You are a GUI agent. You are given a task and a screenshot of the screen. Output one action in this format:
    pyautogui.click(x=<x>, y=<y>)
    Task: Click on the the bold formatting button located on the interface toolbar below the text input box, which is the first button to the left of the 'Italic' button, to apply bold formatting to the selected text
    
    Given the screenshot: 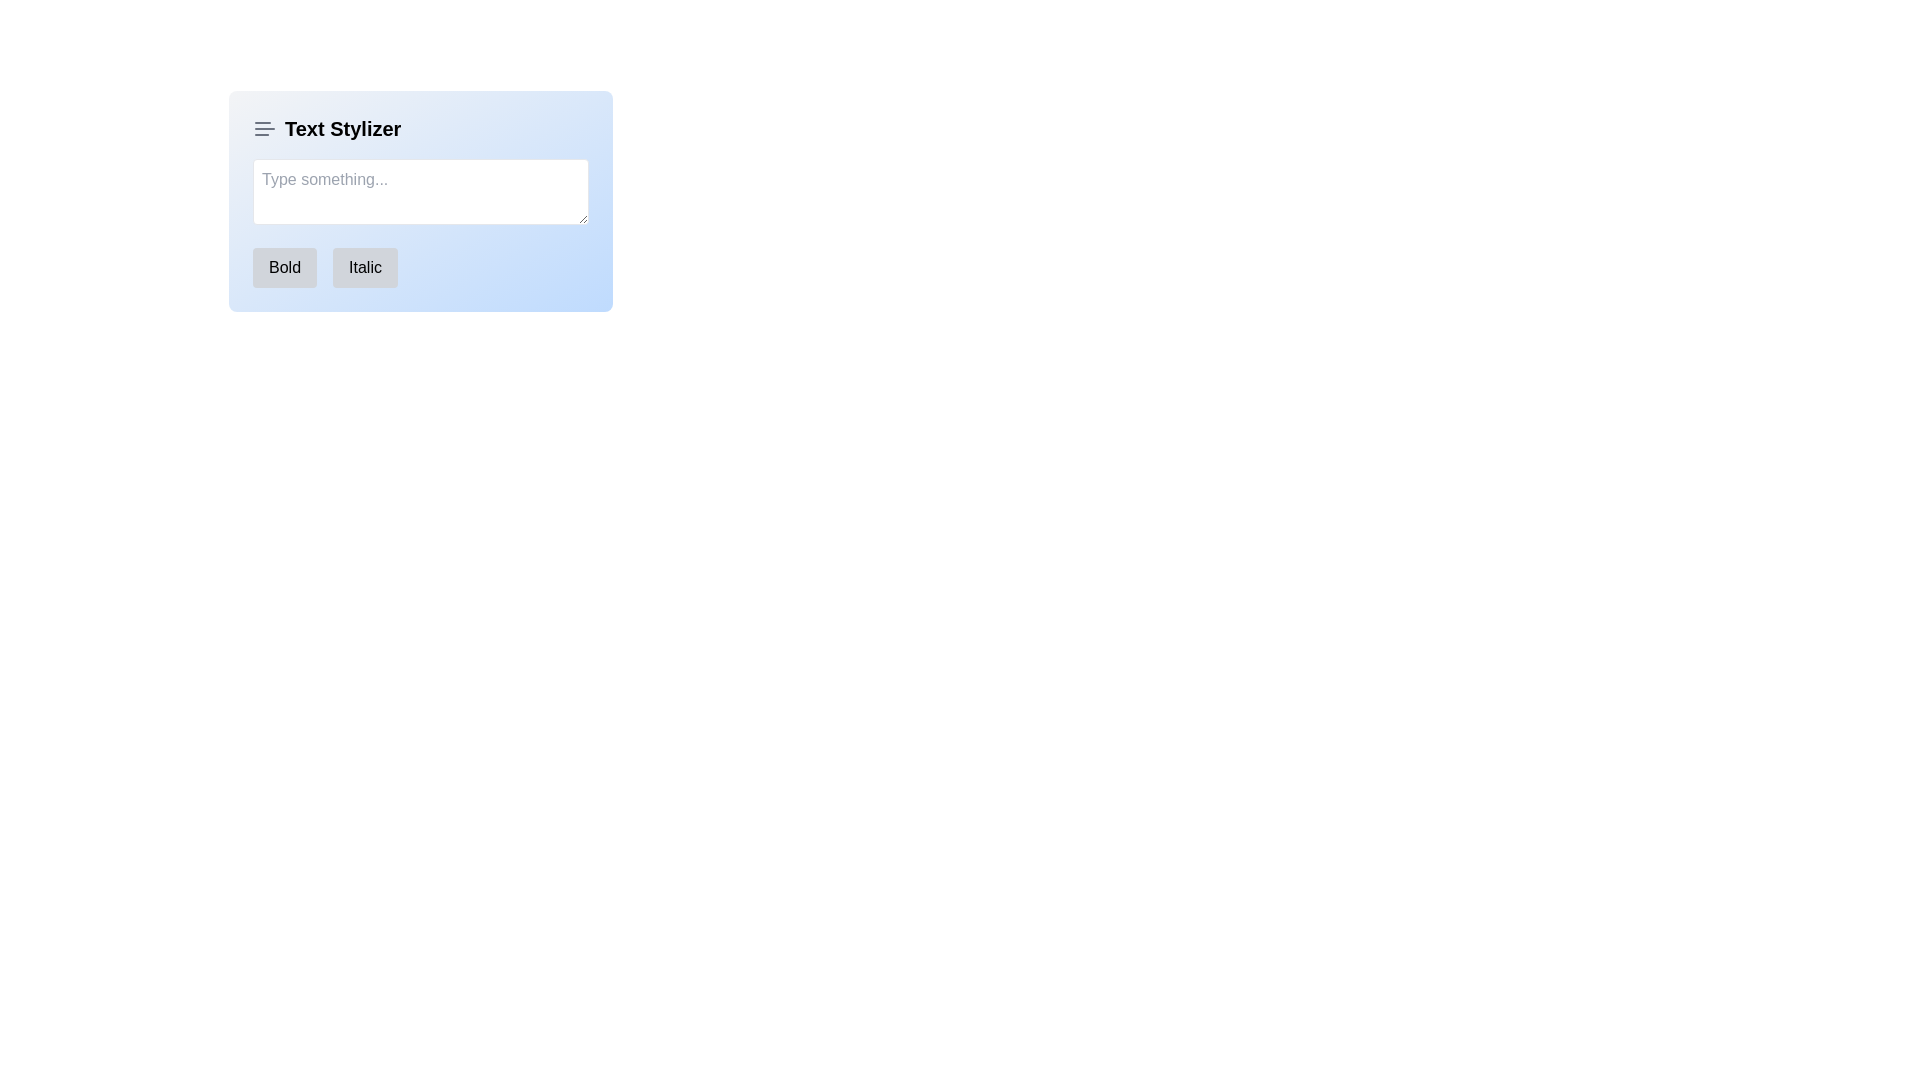 What is the action you would take?
    pyautogui.click(x=283, y=266)
    